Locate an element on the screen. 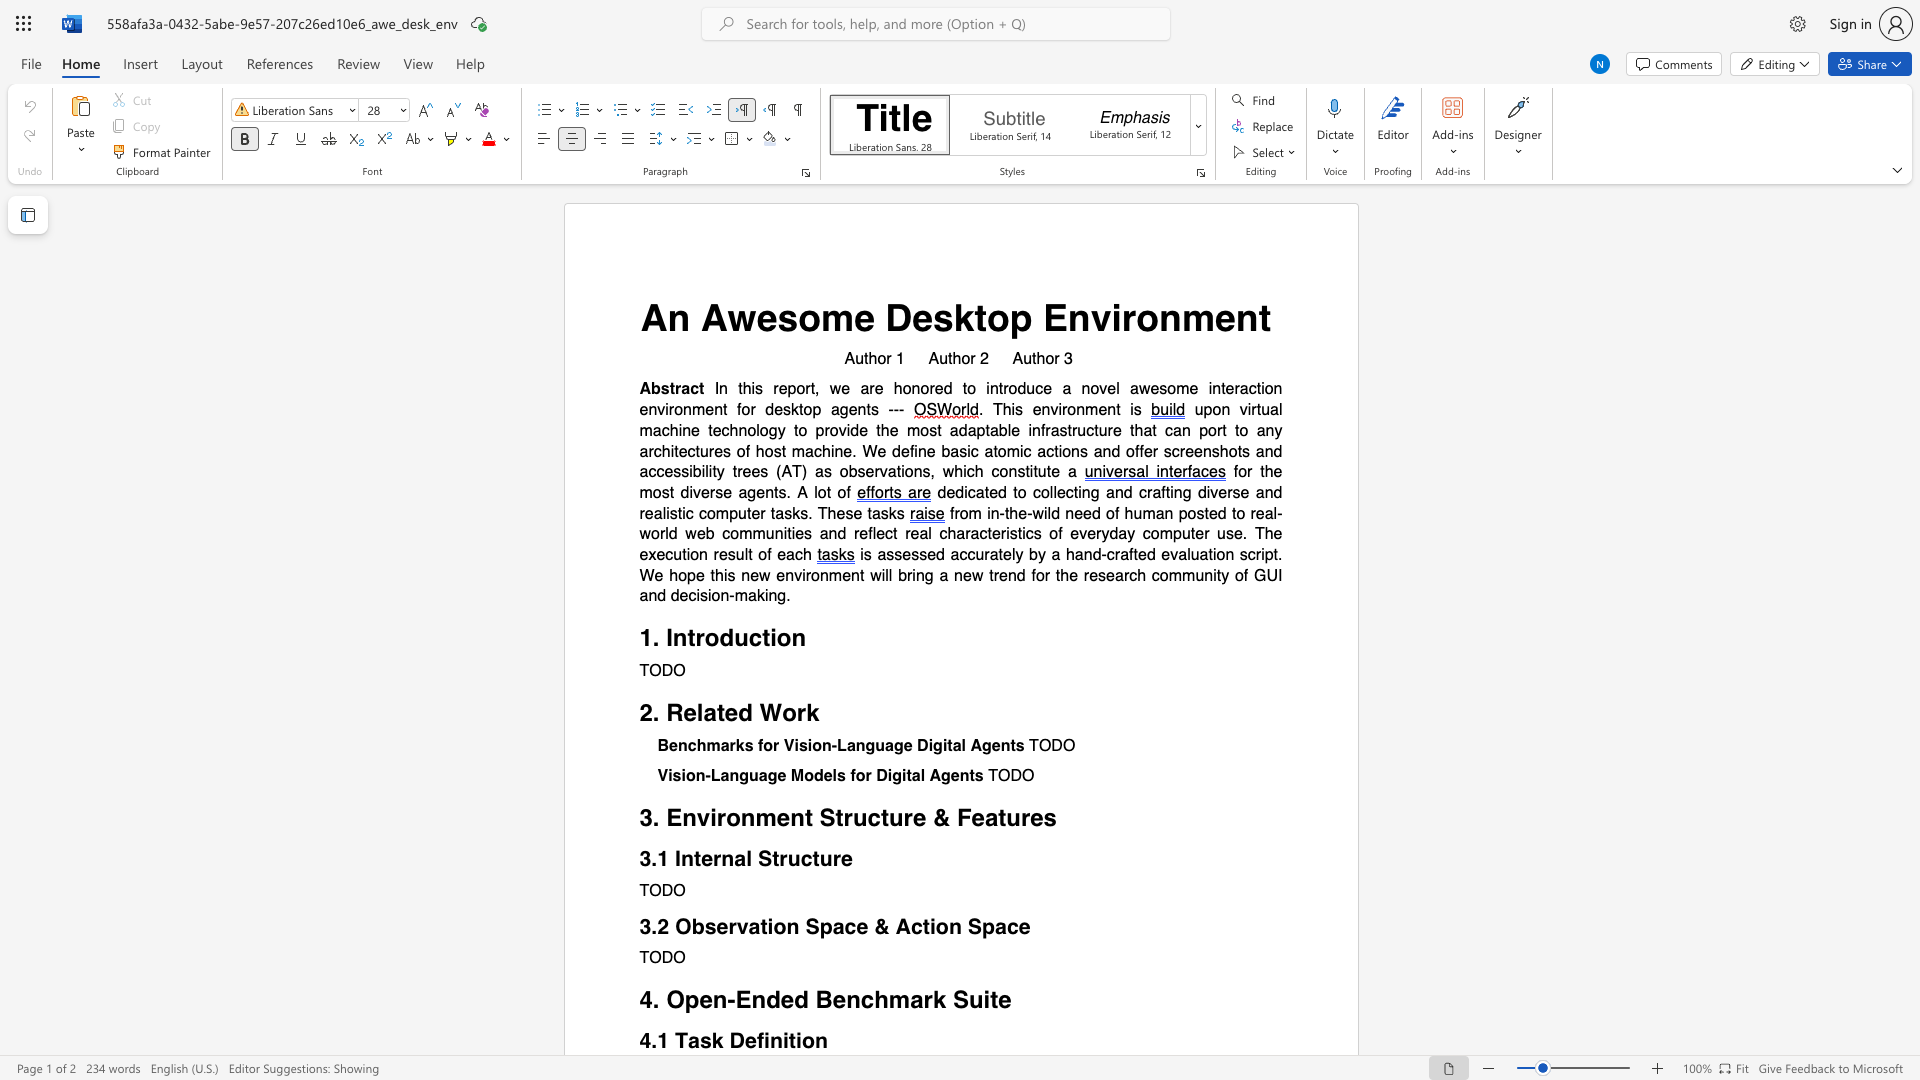  the subset text "pt" within the text "upon virtual machine technology to provide the most adaptable infrastructure that can port to any architectures of host machine. We define basic atomic actions and offer screenshots and accessibility trees (AT) as observations, which" is located at coordinates (976, 429).